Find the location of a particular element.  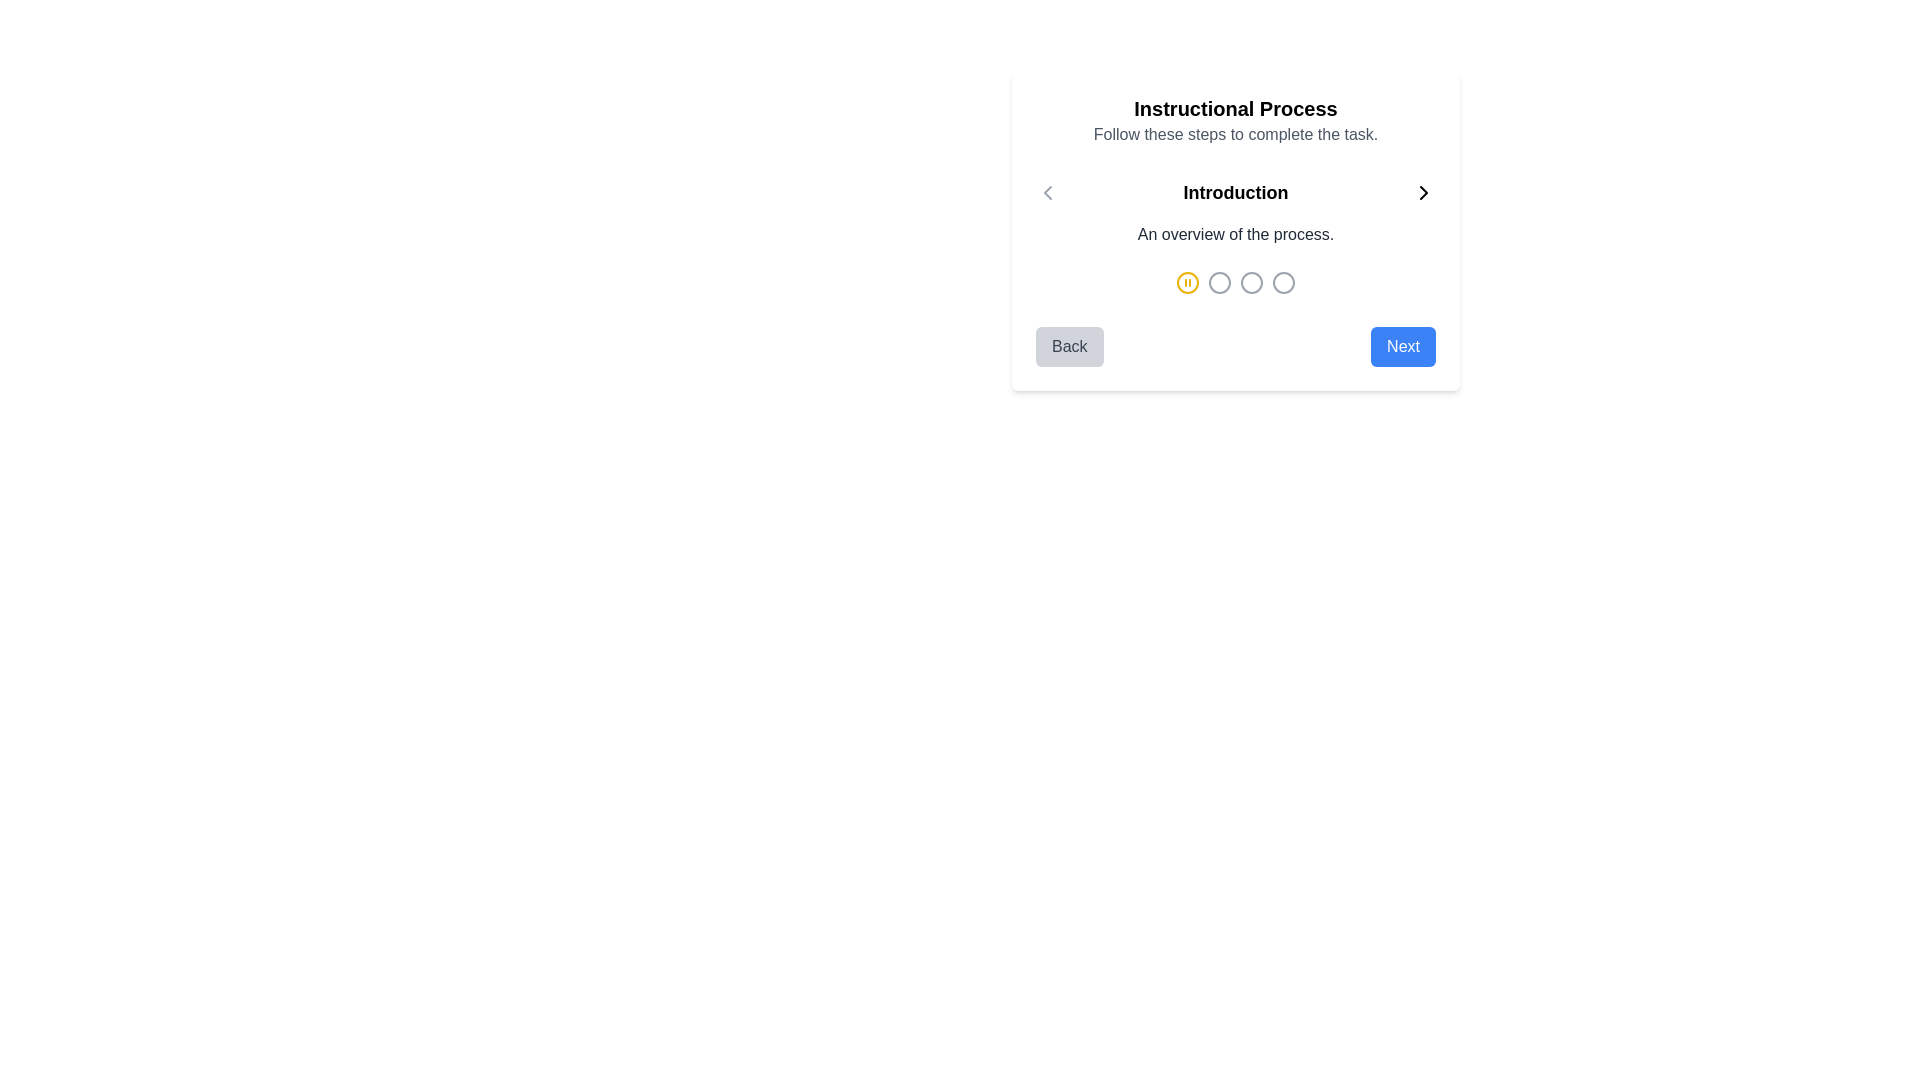

the fourth Step Progress Indicator (Circle) with a hollow design and gray border is located at coordinates (1283, 282).